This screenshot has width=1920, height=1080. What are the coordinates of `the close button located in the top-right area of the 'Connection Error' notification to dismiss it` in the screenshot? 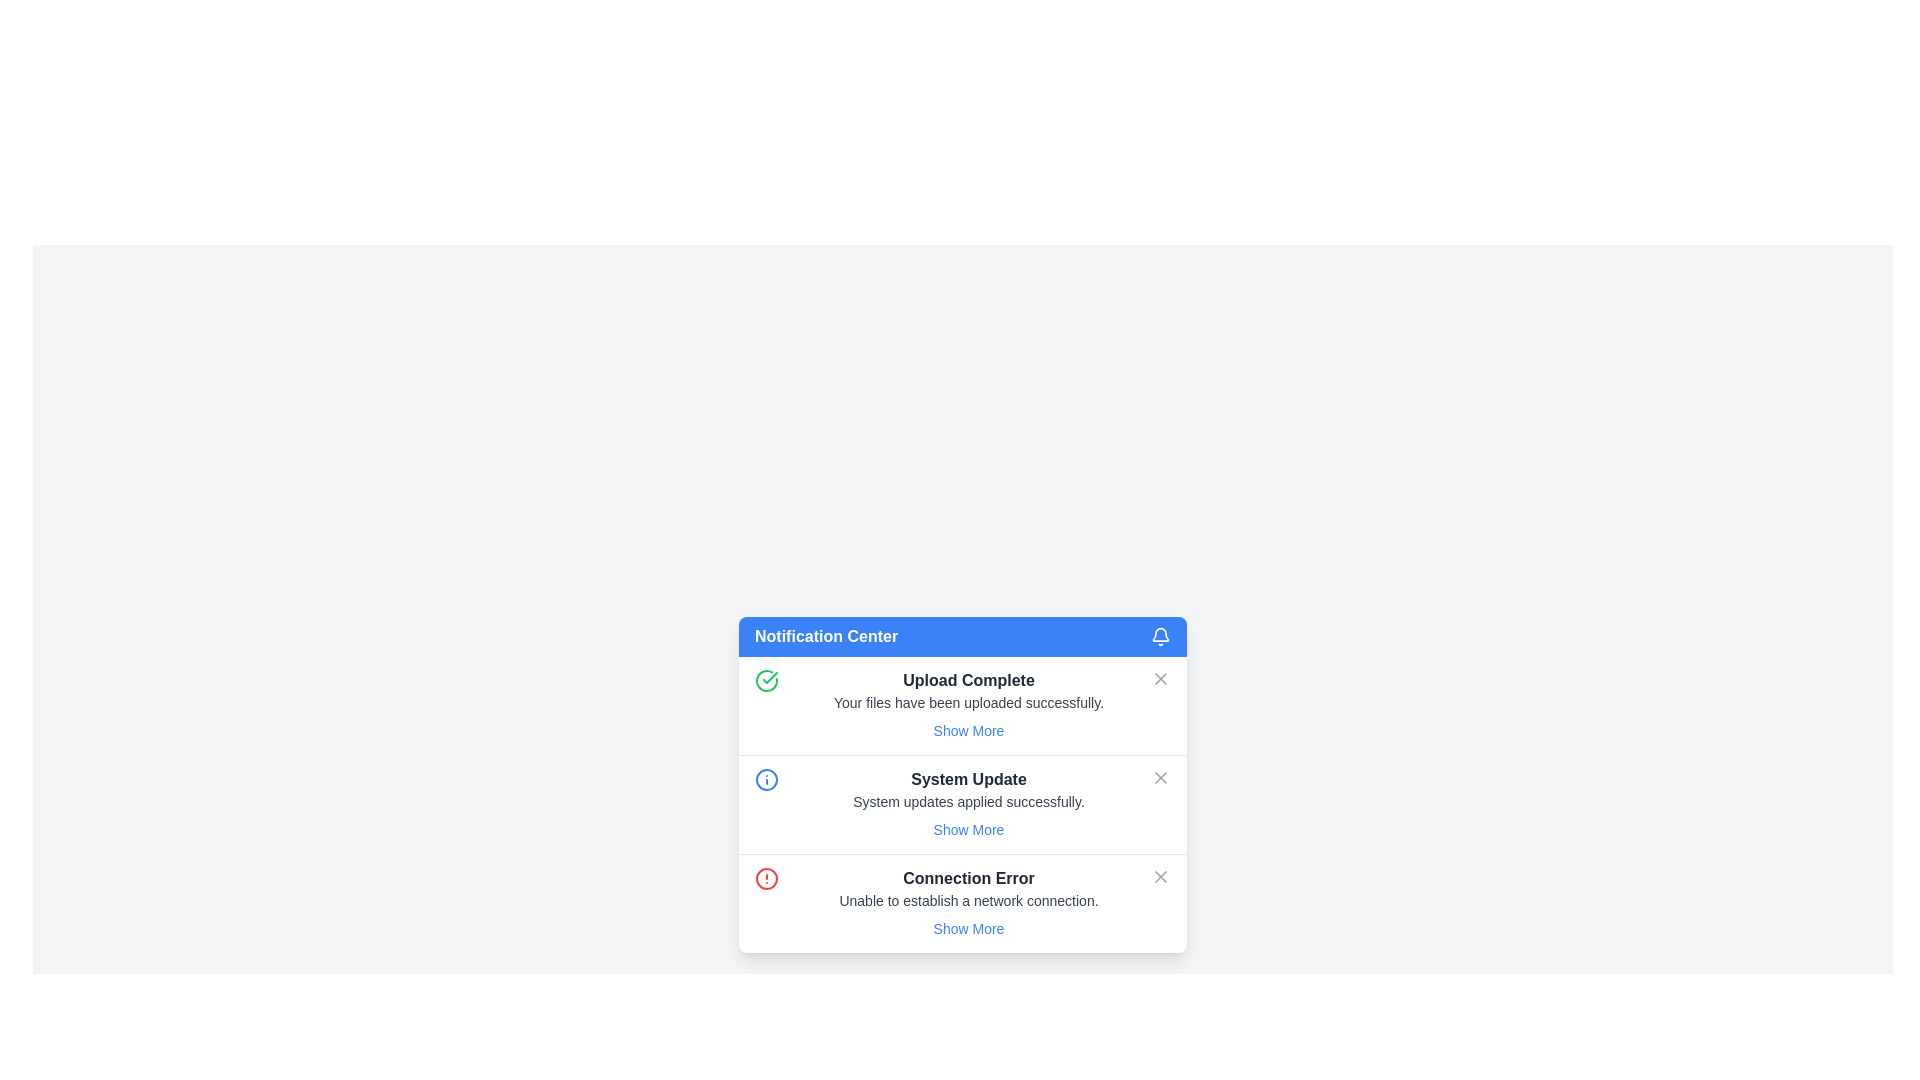 It's located at (1161, 875).